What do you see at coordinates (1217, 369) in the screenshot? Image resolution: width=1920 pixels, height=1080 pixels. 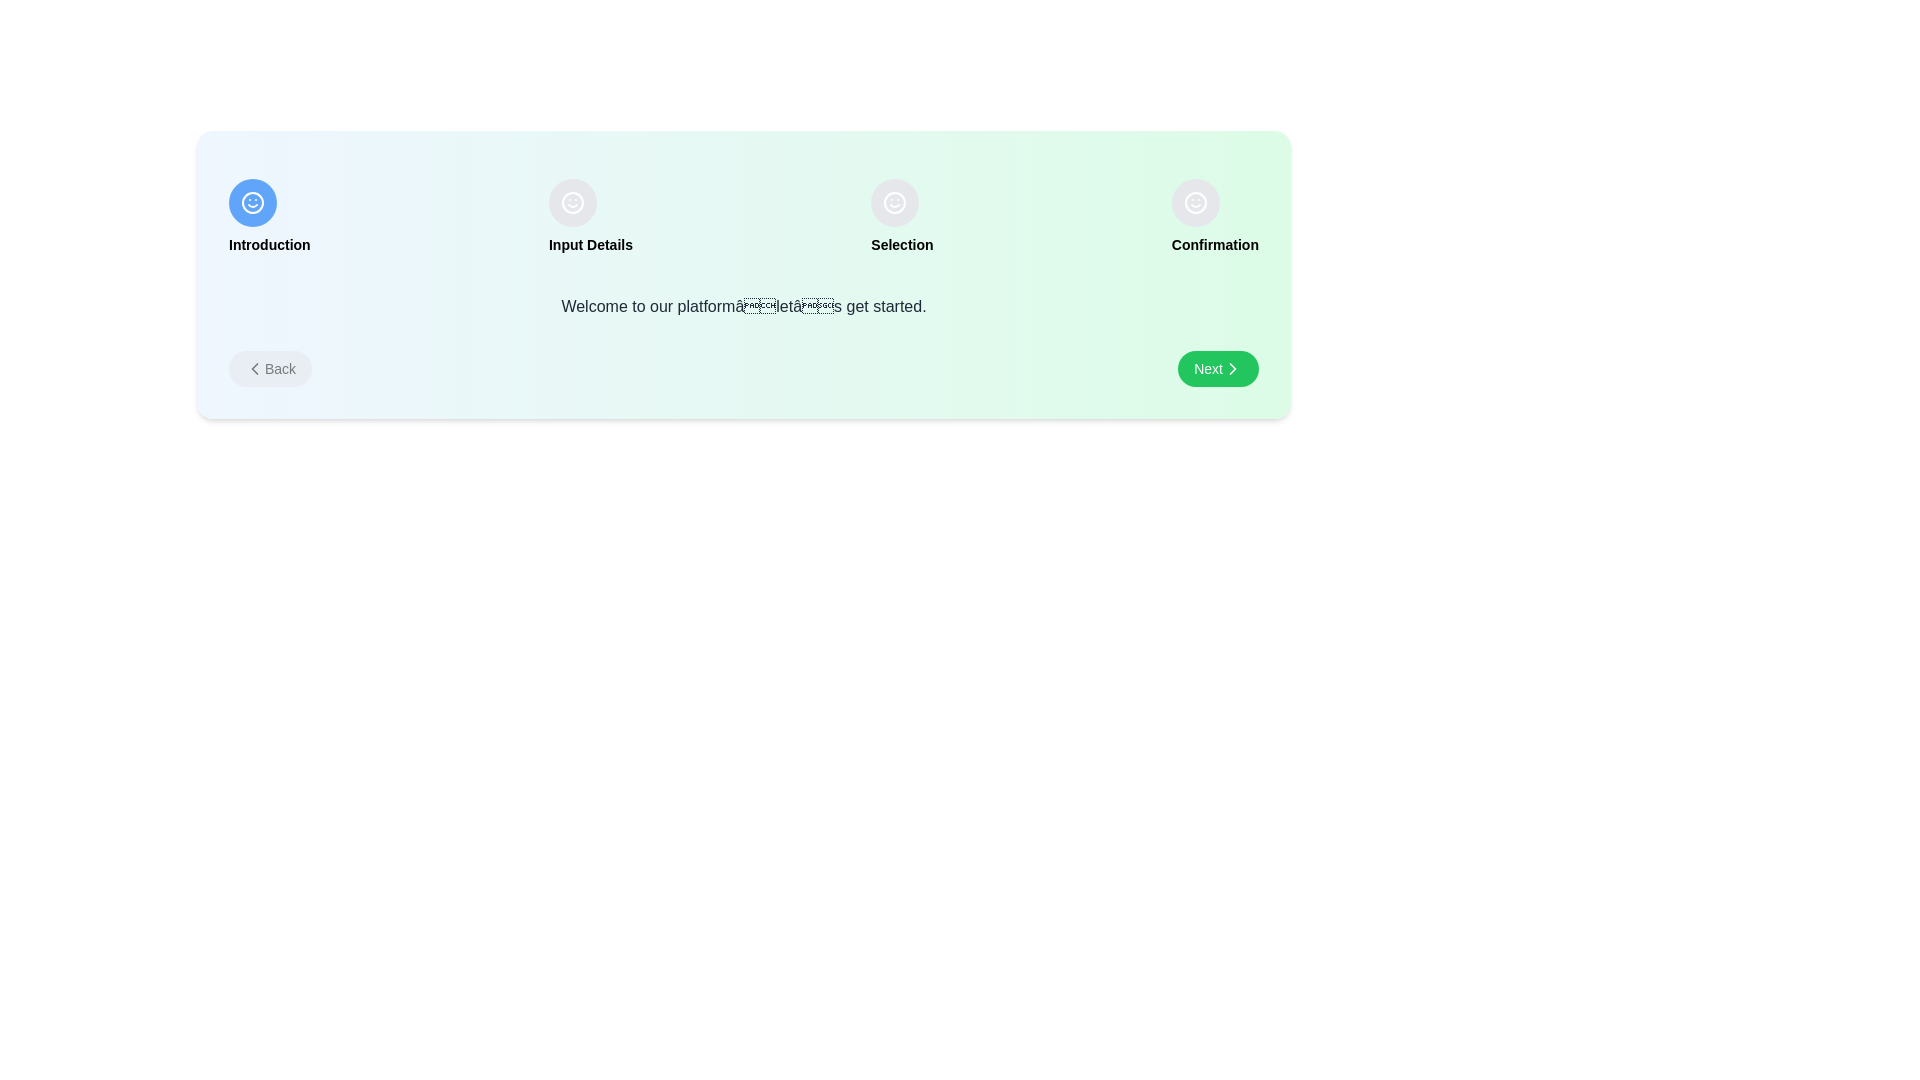 I see `the 'Next' button to proceed to the next step in the onboarding process` at bounding box center [1217, 369].